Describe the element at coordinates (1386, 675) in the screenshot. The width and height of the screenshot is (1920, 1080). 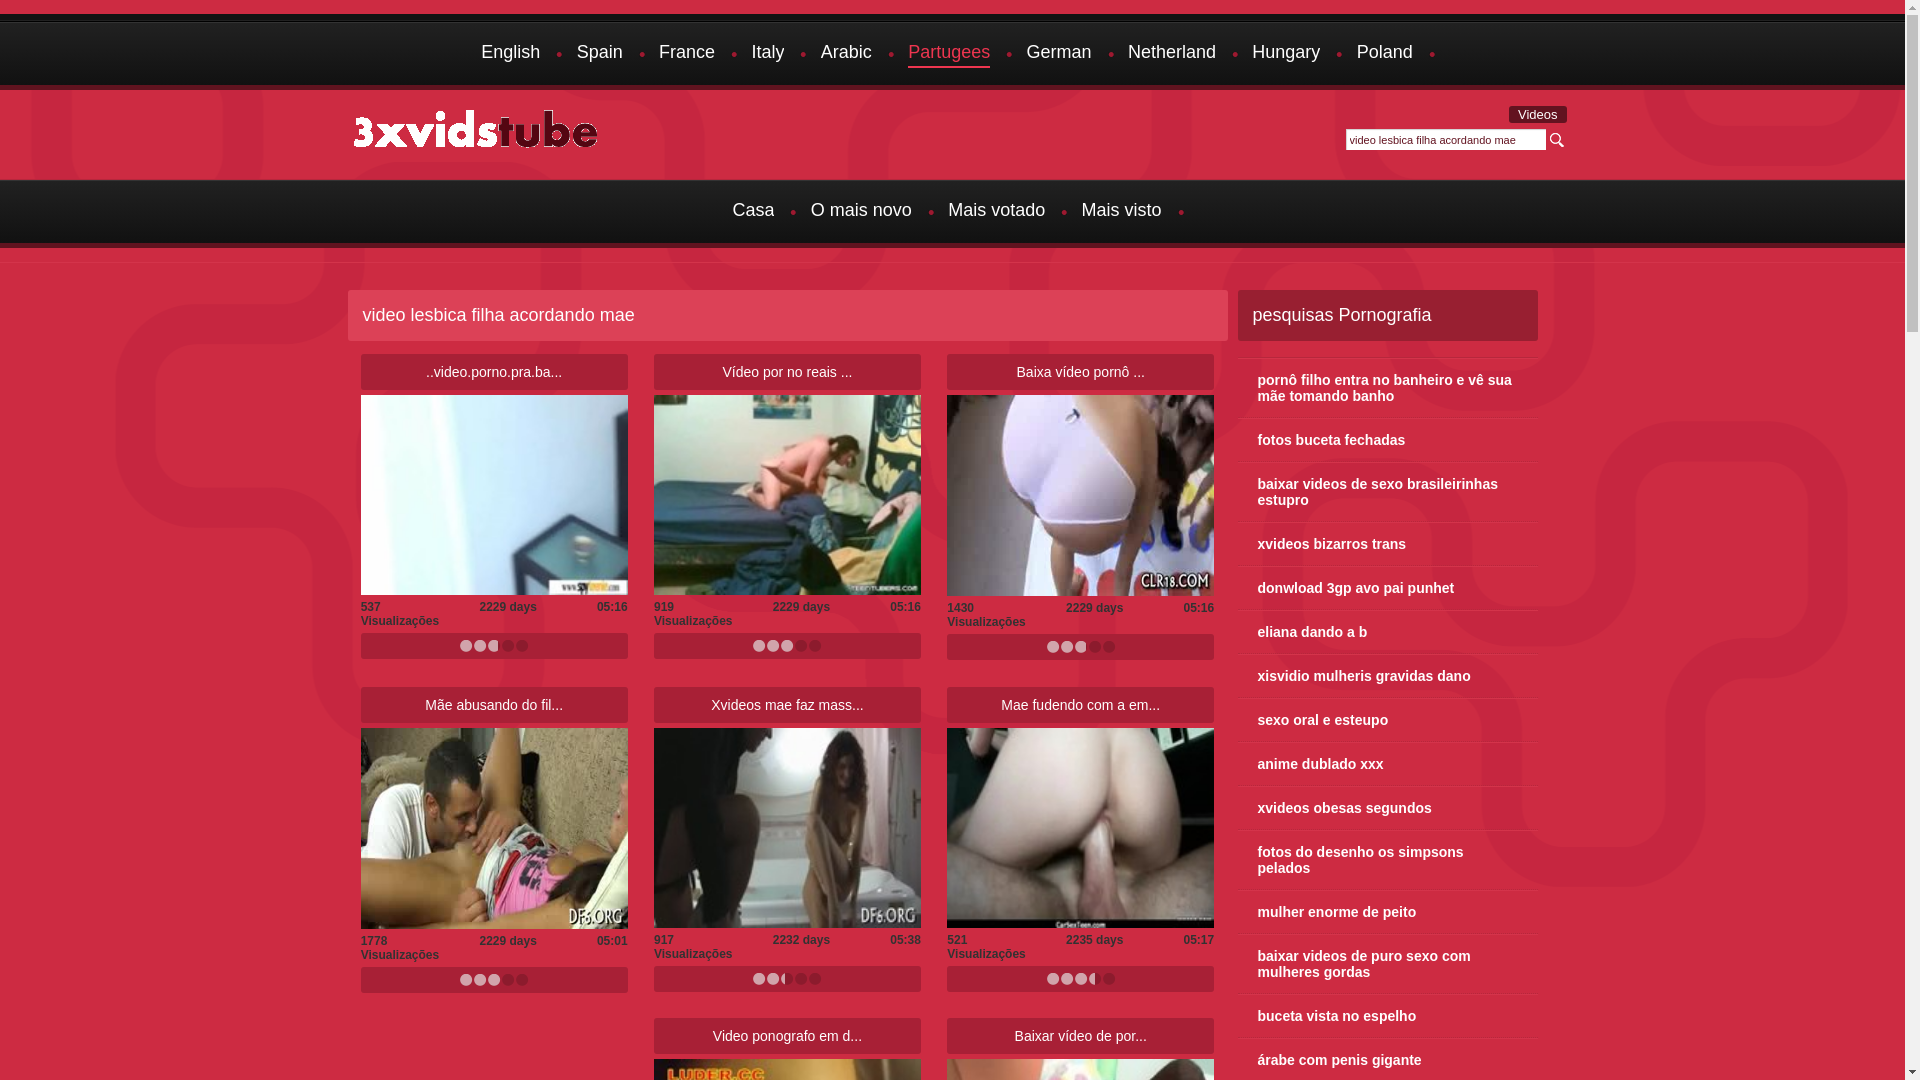
I see `'xisvidio mulheris gravidas dano'` at that location.